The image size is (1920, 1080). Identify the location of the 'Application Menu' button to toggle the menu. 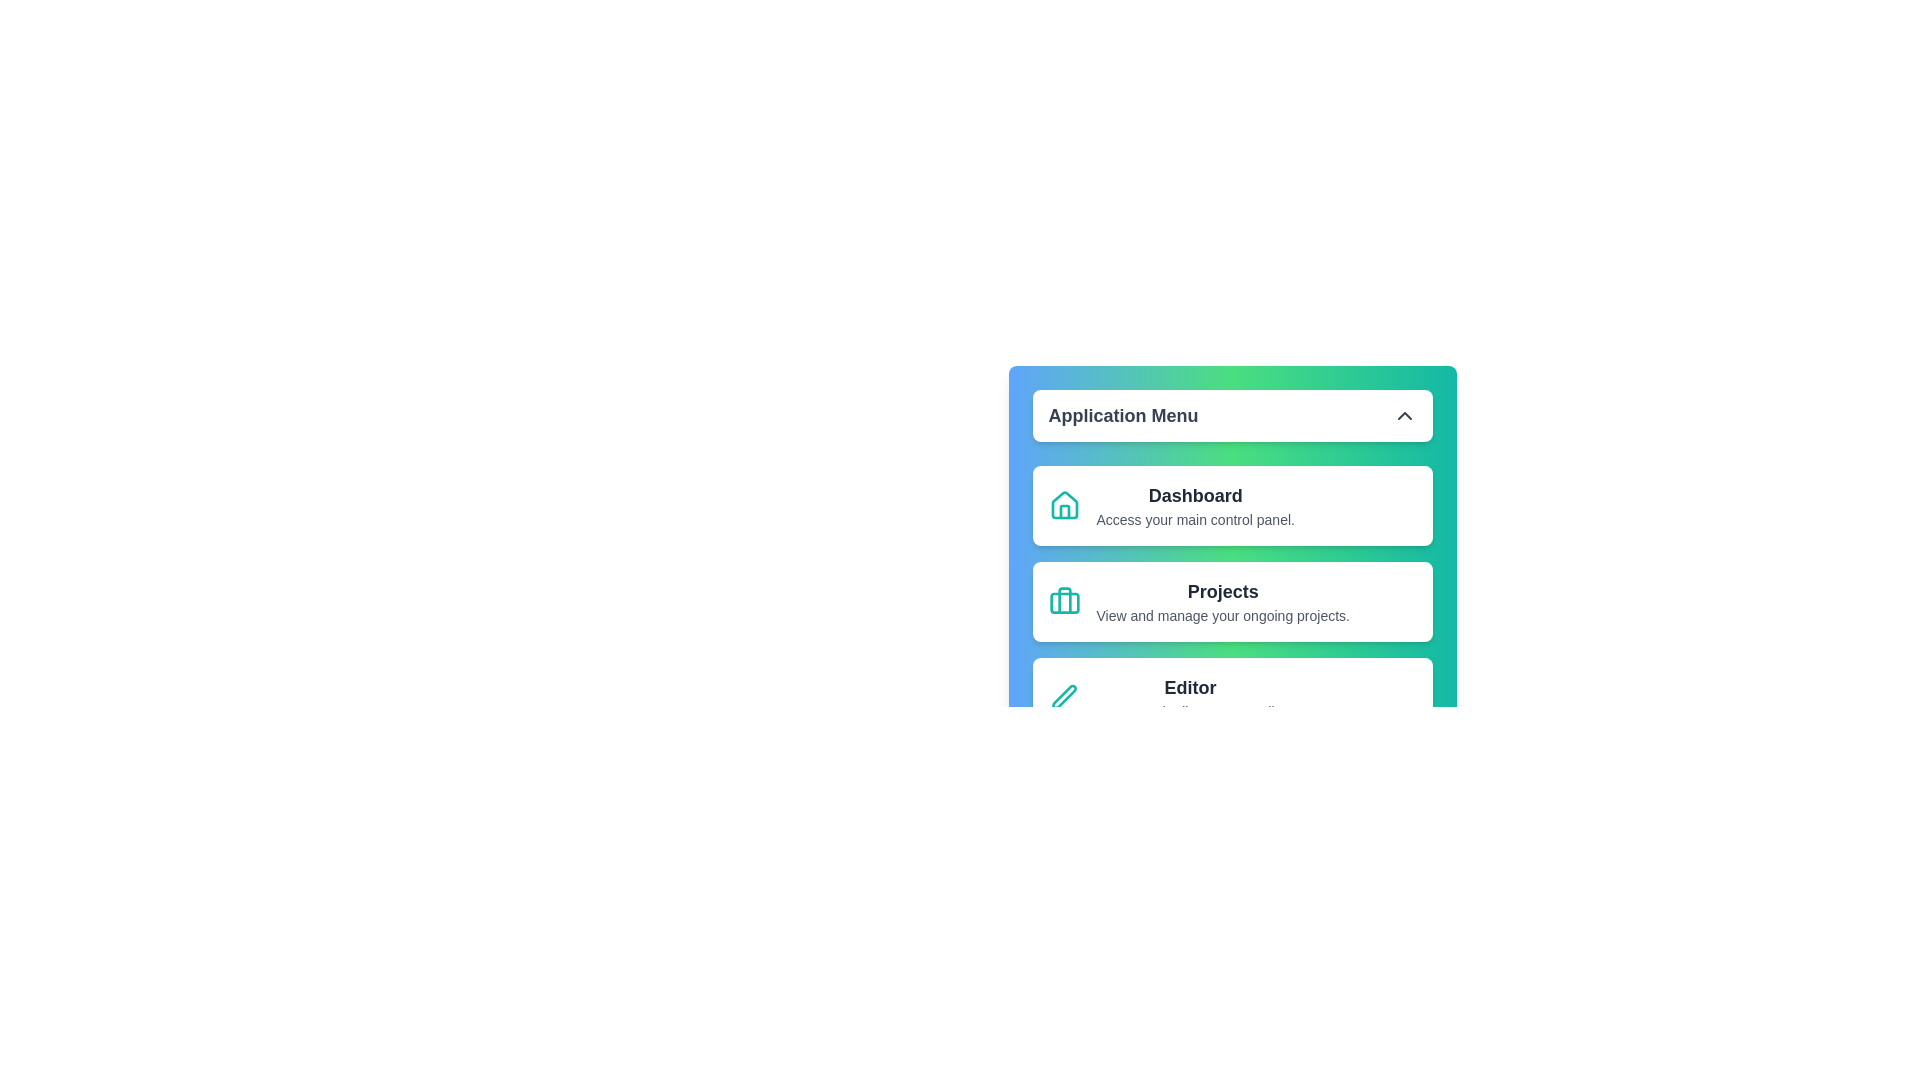
(1231, 415).